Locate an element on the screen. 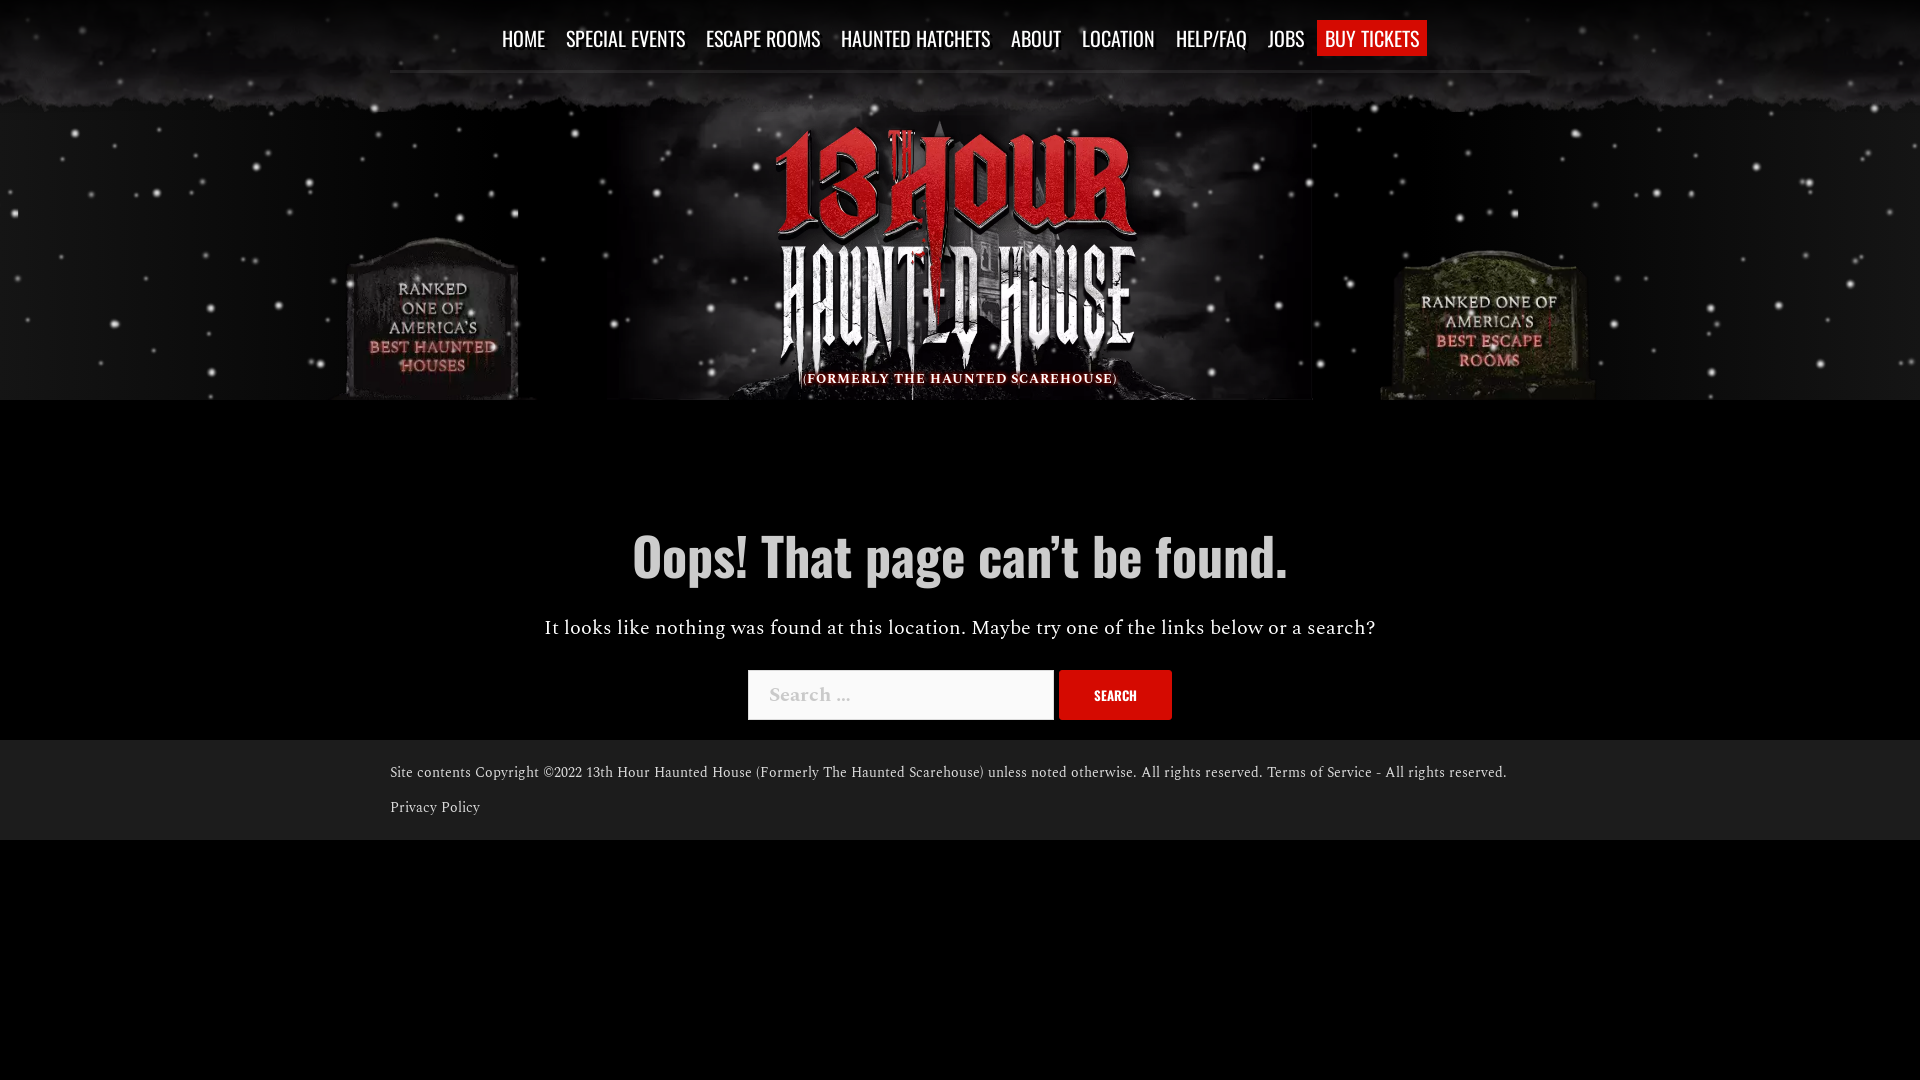 The width and height of the screenshot is (1920, 1080). 'BUY TICKETS' is located at coordinates (1370, 38).